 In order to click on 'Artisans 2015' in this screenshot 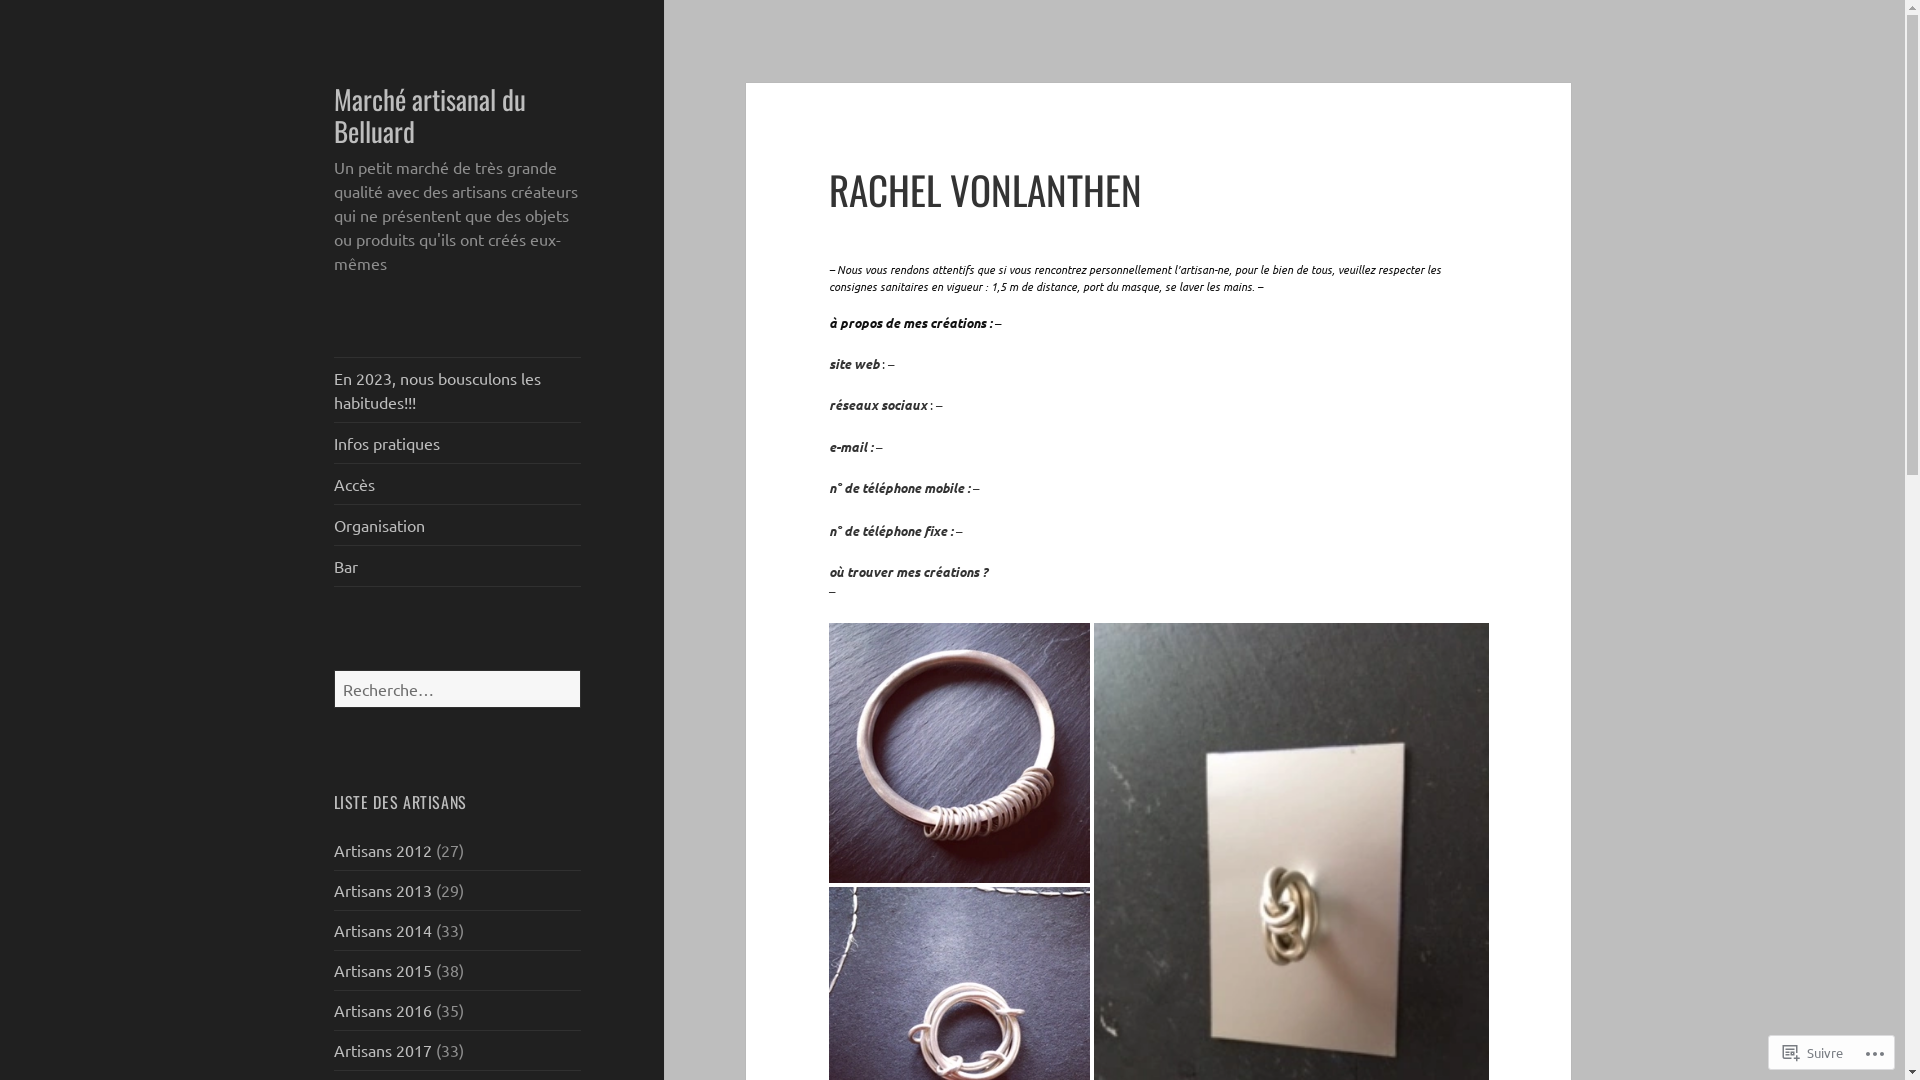, I will do `click(383, 968)`.